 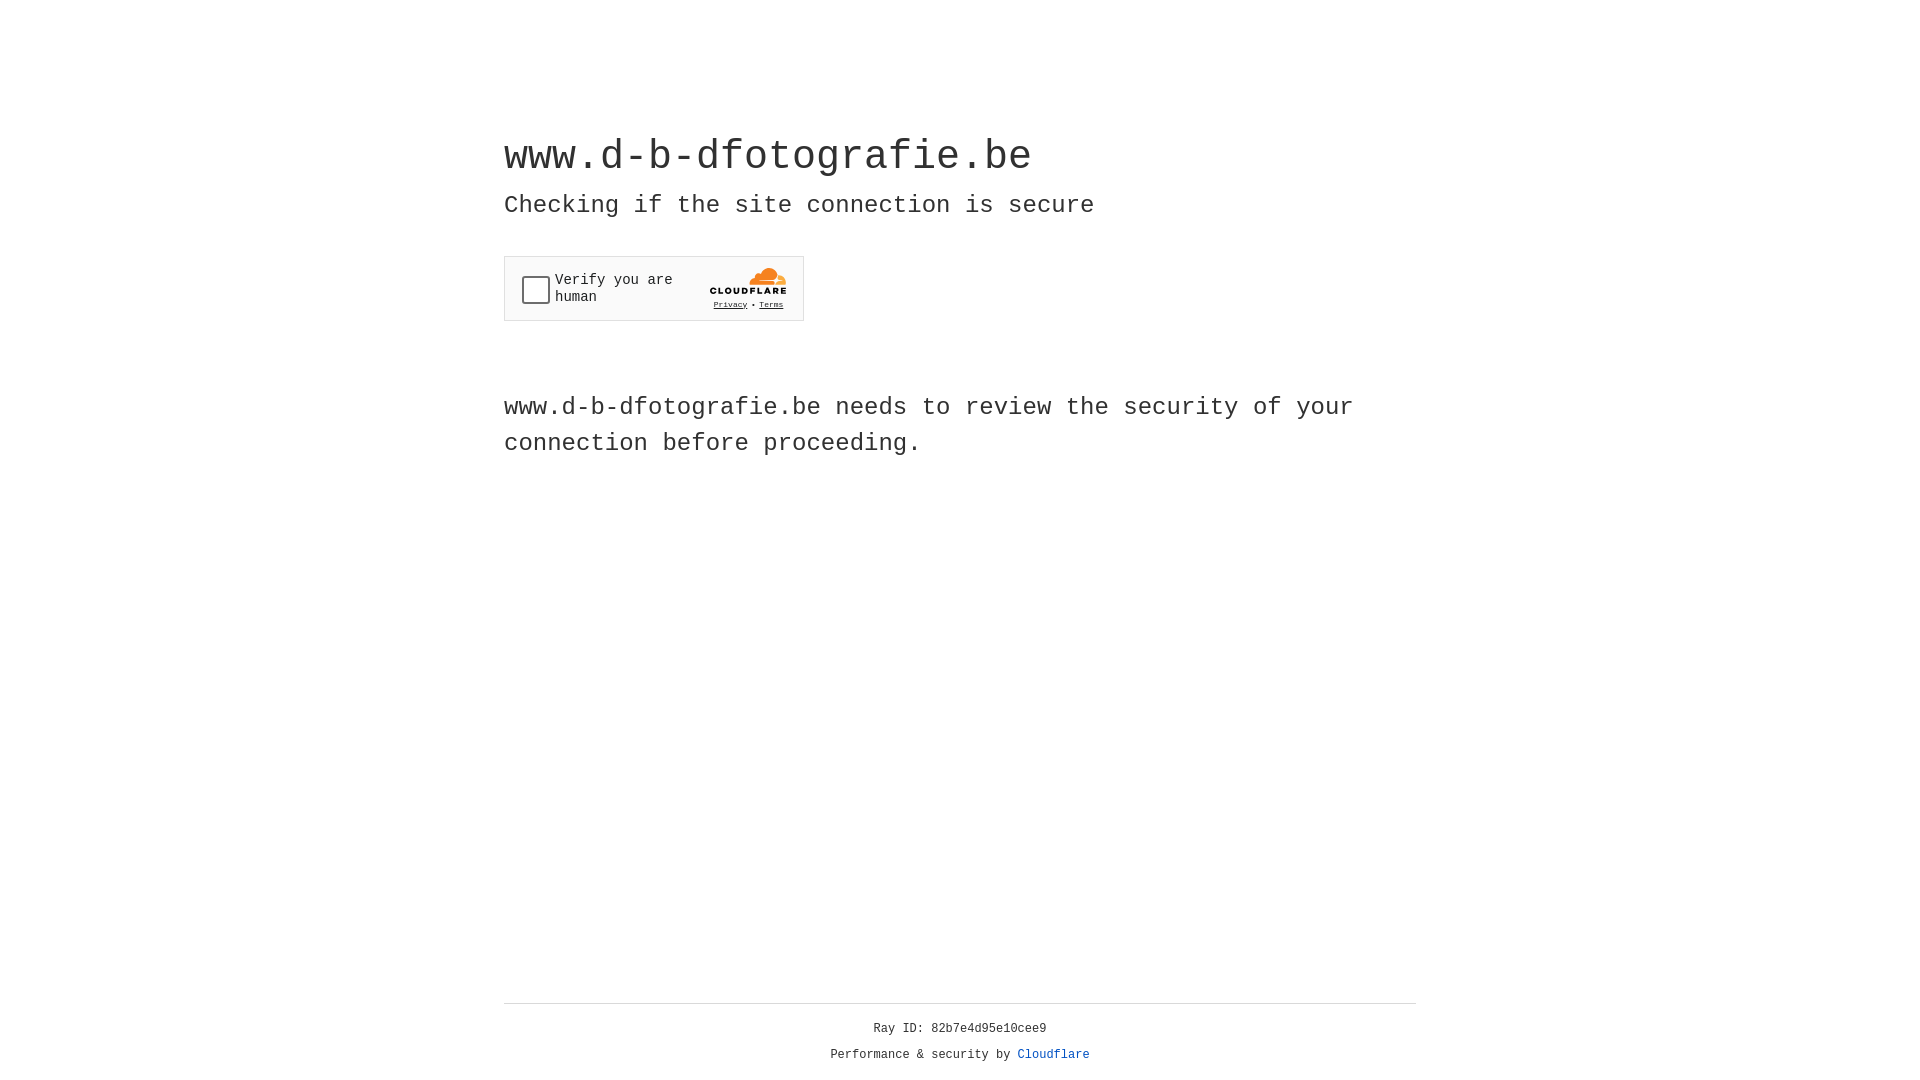 What do you see at coordinates (653, 288) in the screenshot?
I see `'Widget containing a Cloudflare security challenge'` at bounding box center [653, 288].